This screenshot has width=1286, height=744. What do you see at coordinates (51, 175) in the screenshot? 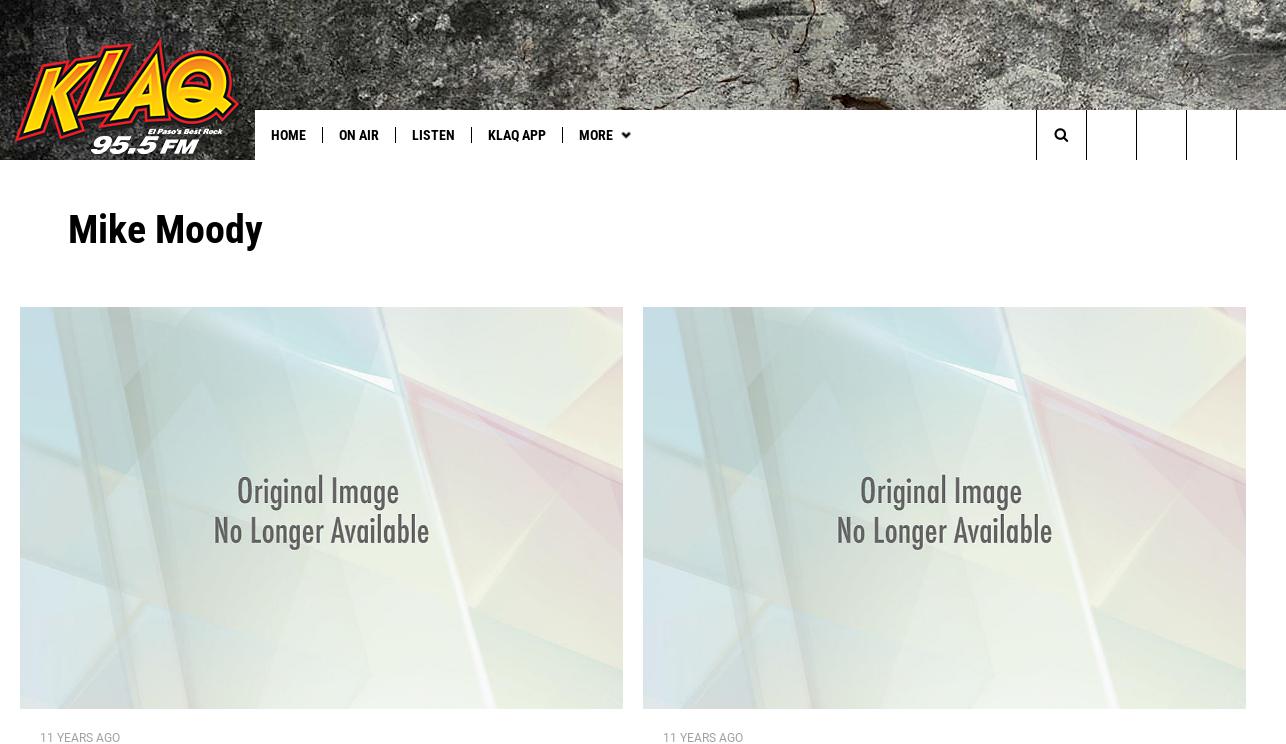
I see `'Must Read:'` at bounding box center [51, 175].